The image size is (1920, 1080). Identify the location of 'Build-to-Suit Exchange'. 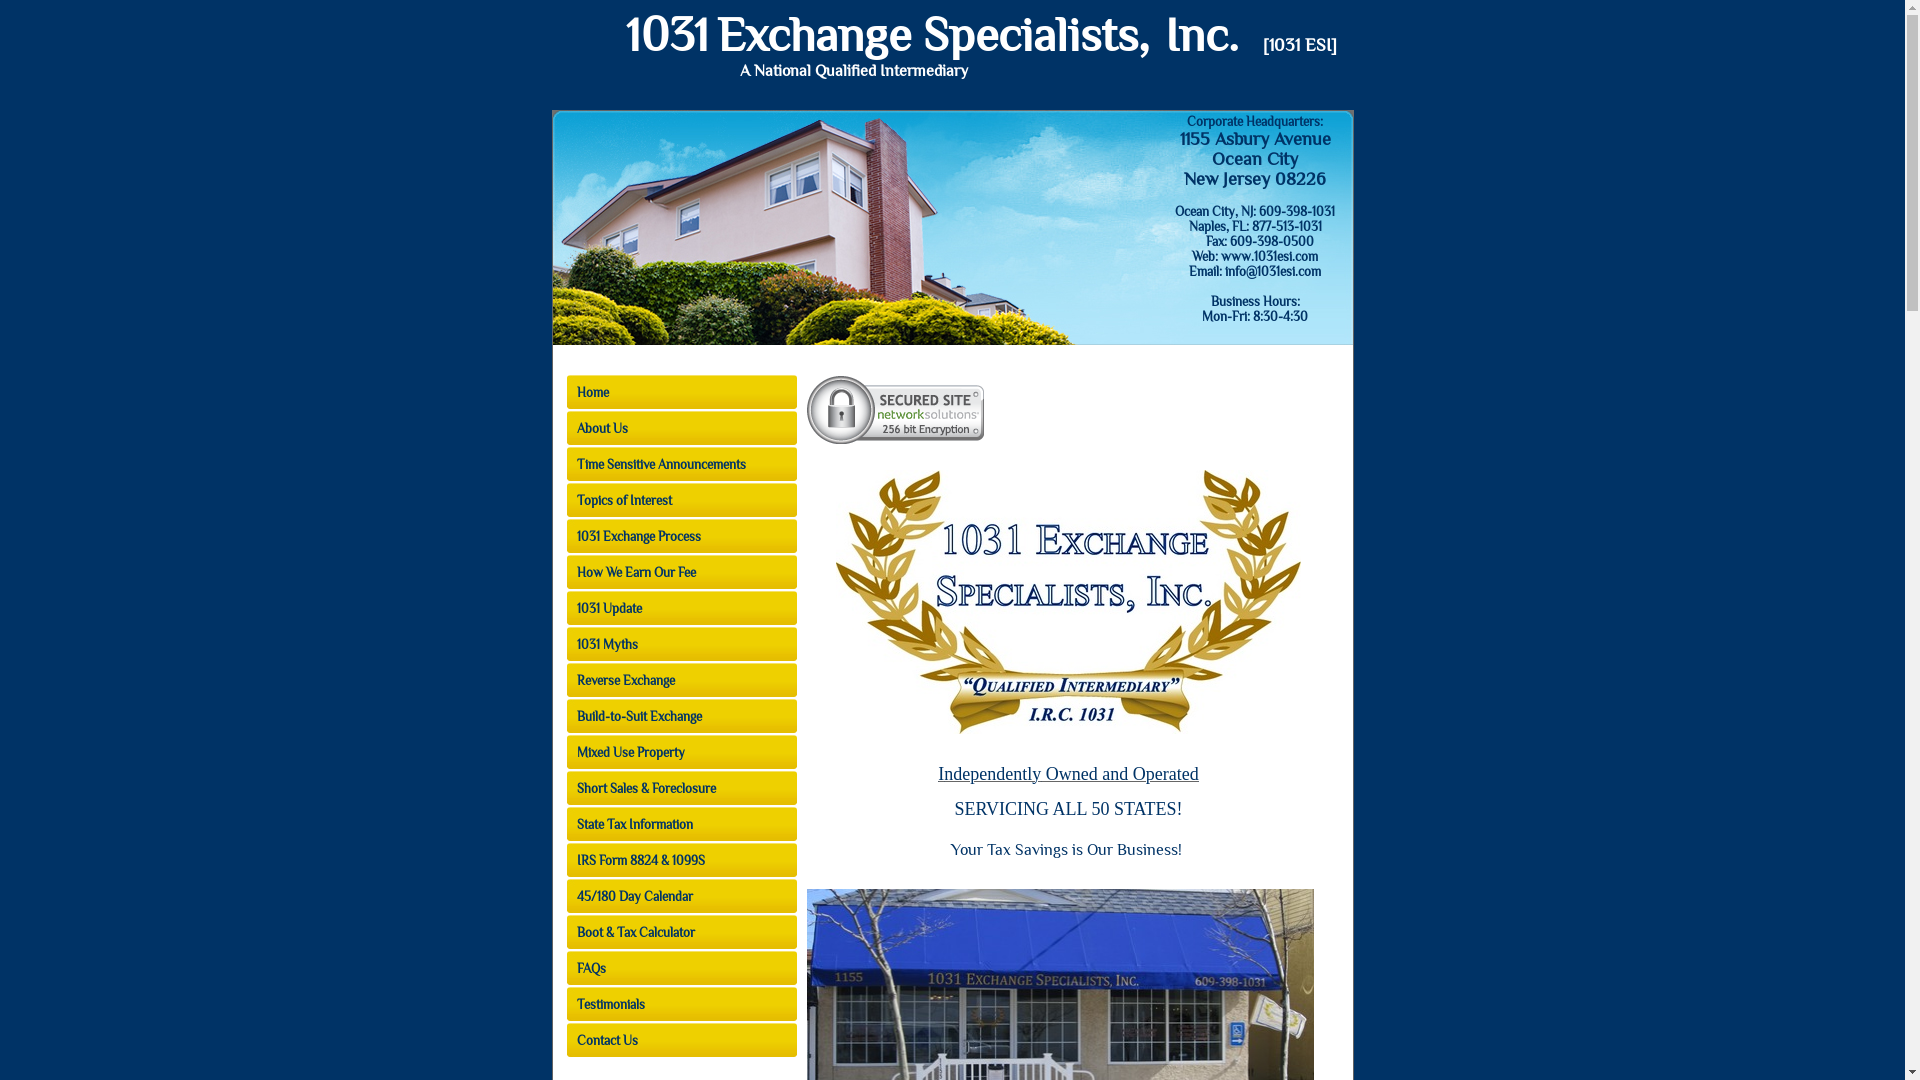
(681, 715).